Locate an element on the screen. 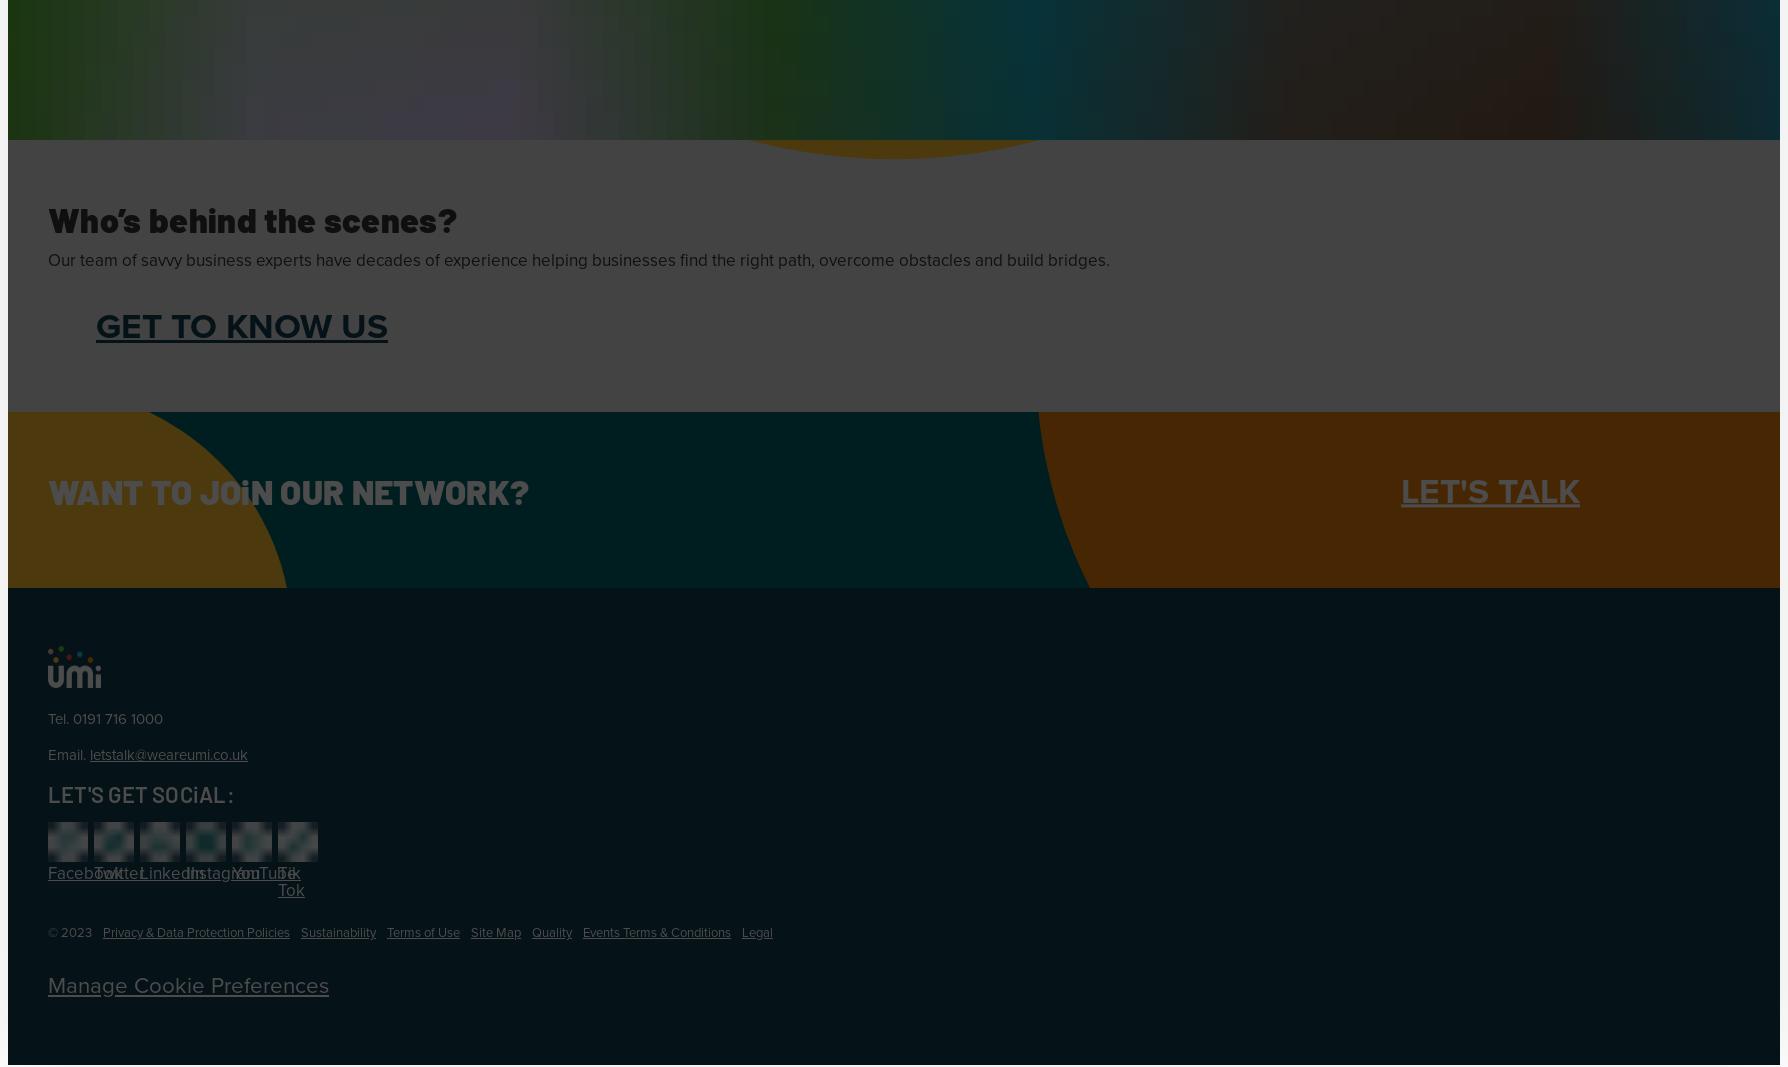  'Manage Cookie Preferences' is located at coordinates (188, 985).